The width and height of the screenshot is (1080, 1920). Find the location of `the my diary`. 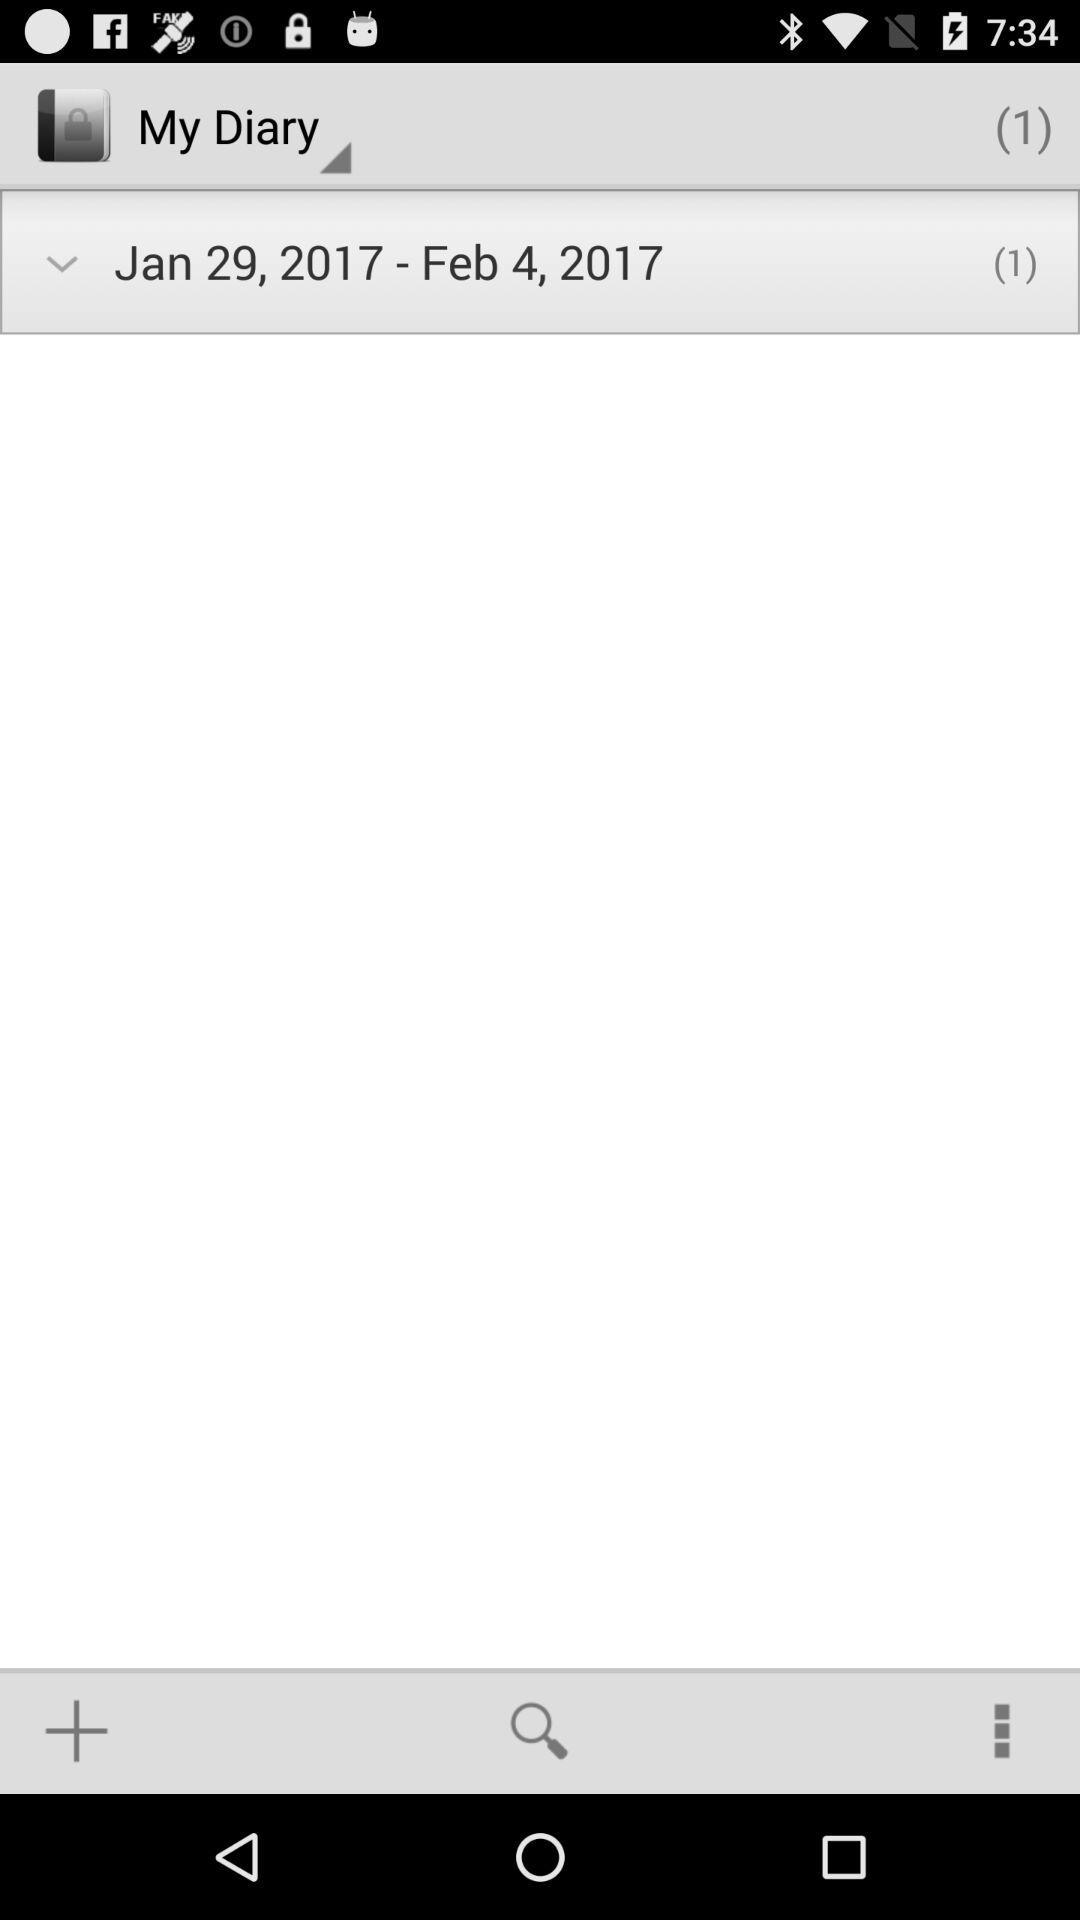

the my diary is located at coordinates (243, 124).